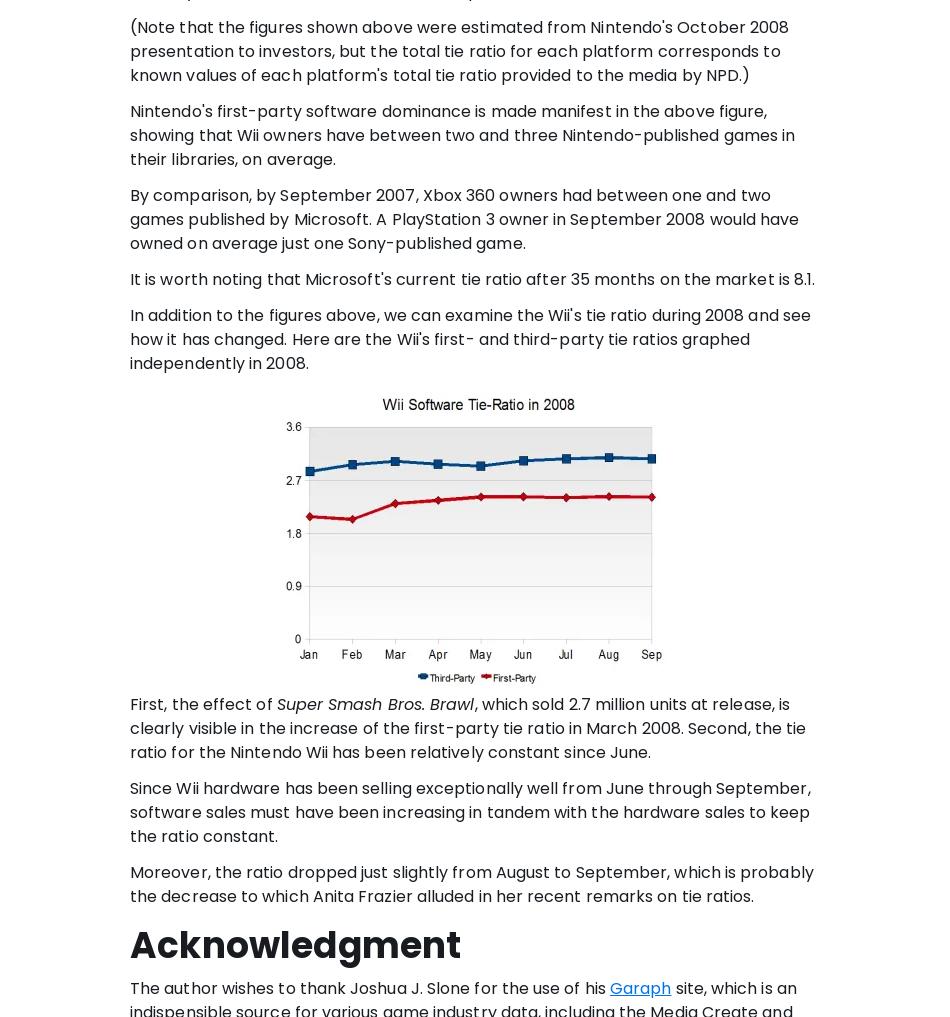 Image resolution: width=950 pixels, height=1017 pixels. Describe the element at coordinates (470, 883) in the screenshot. I see `'Moreover, the ratio
dropped just slightly from August to September, which is probably the
decrease to which Anita Frazier alluded in her recent remarks on tie
ratios.'` at that location.